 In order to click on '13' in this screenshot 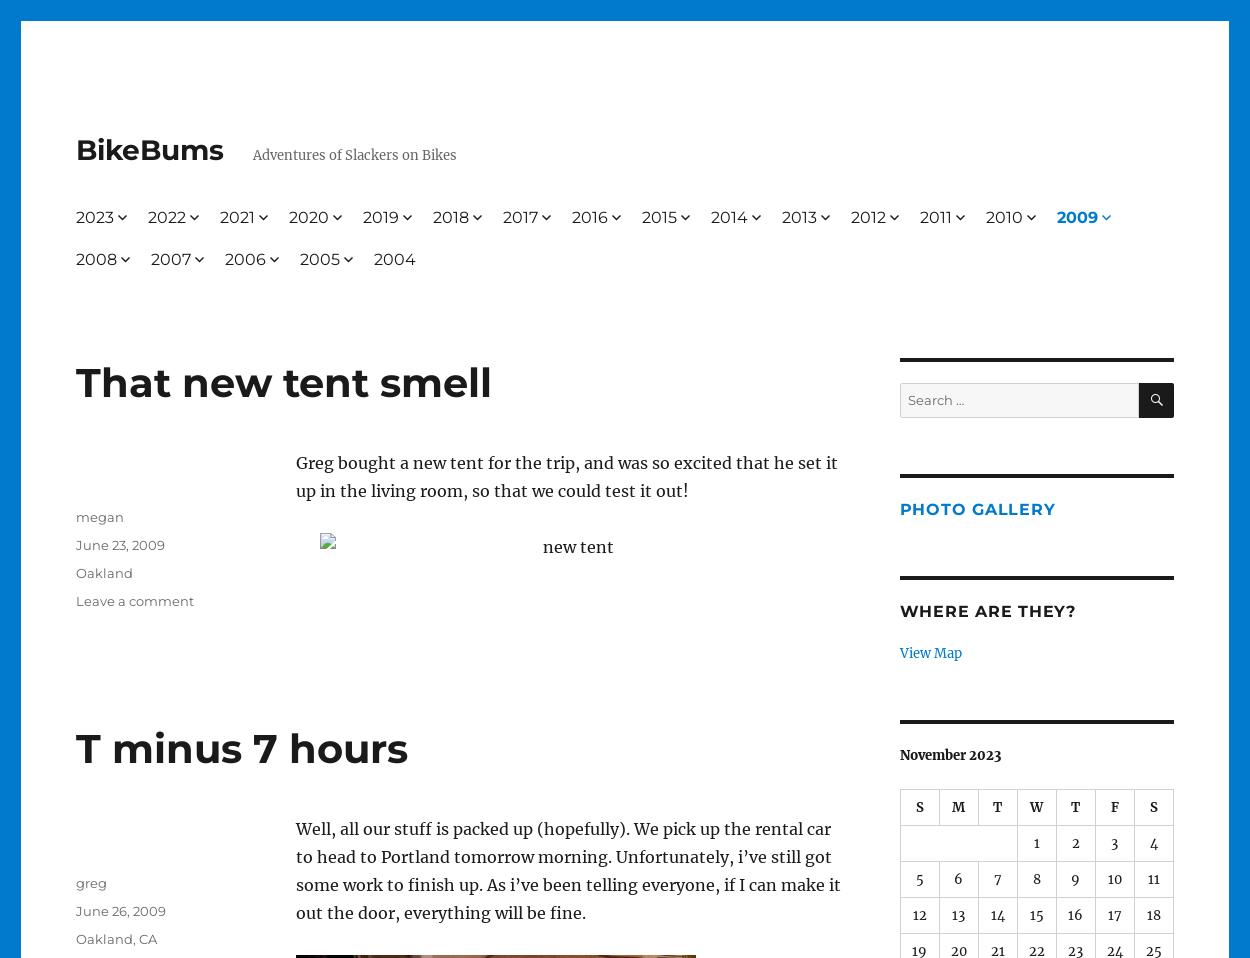, I will do `click(957, 914)`.